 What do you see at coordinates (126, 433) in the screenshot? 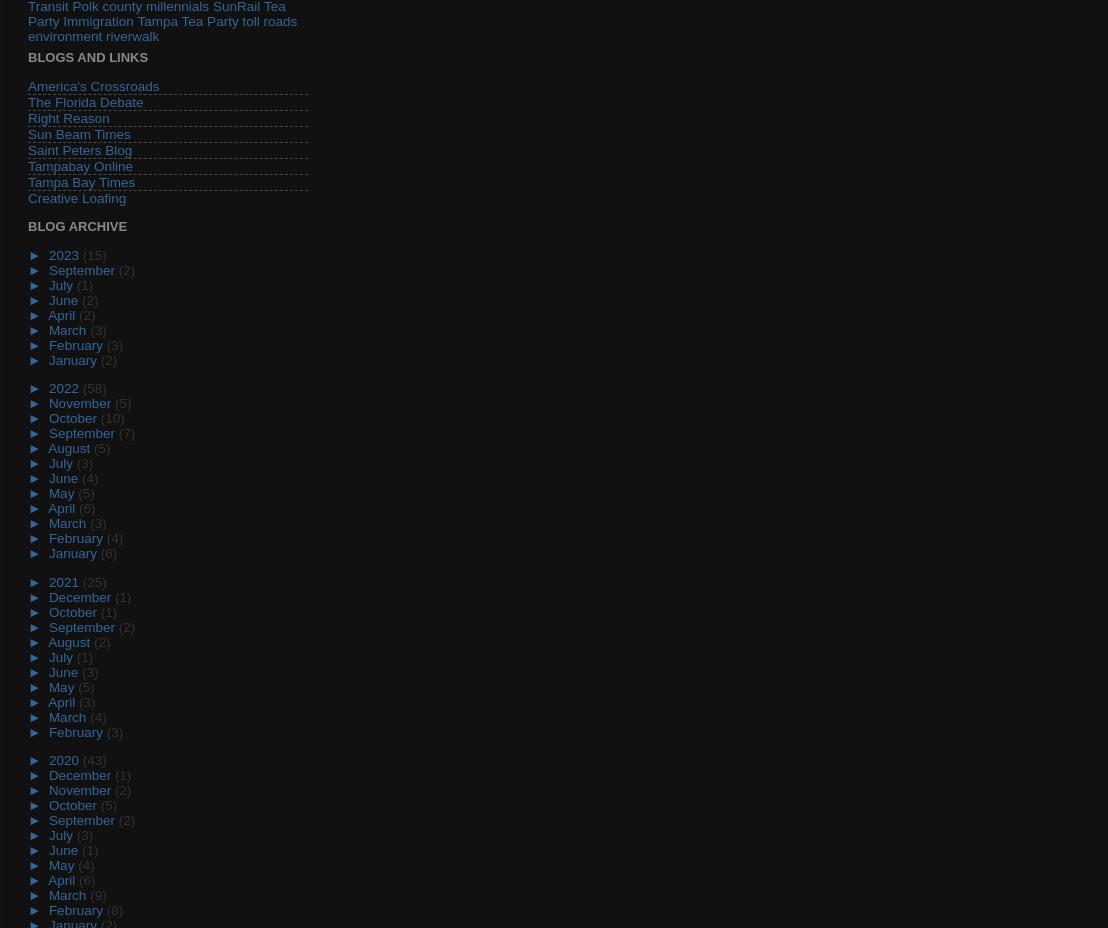
I see `'(7)'` at bounding box center [126, 433].